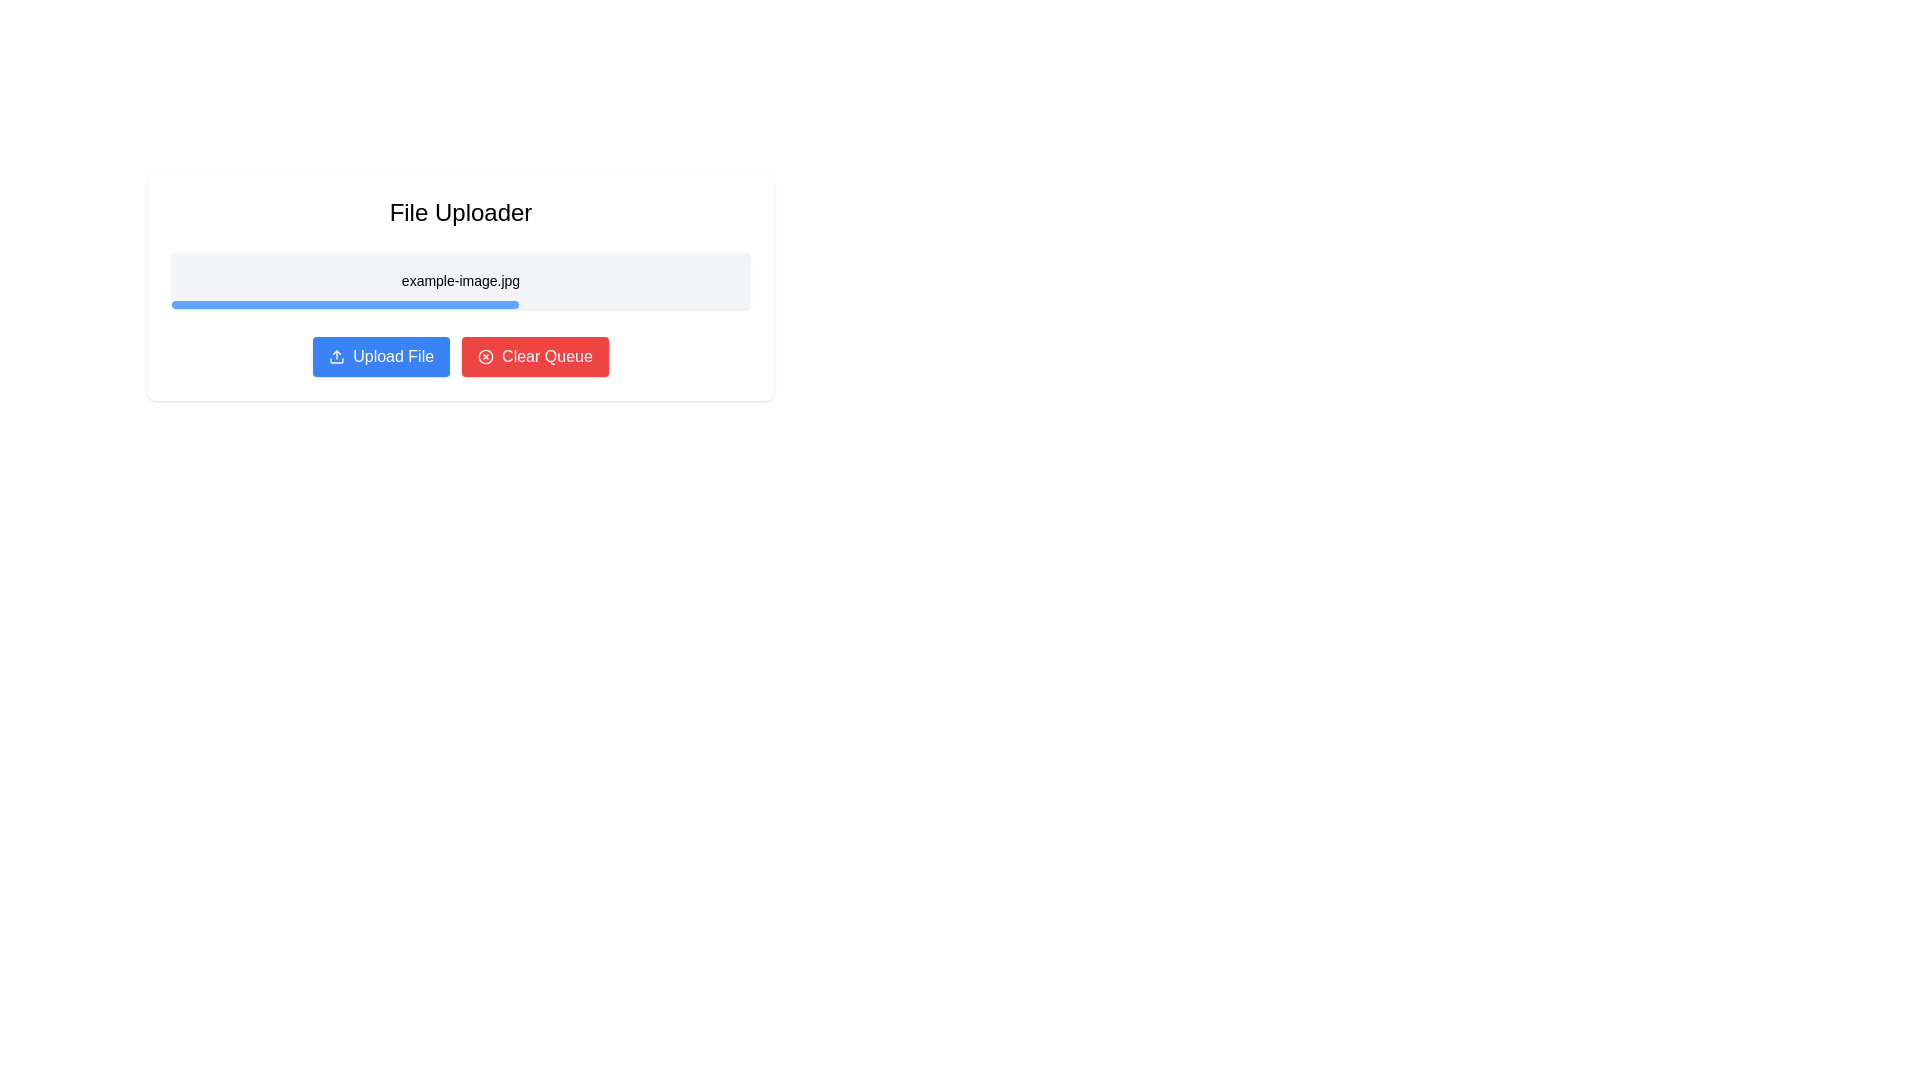 The image size is (1920, 1080). What do you see at coordinates (393, 356) in the screenshot?
I see `the blue button labeled 'Upload File' to receive potential interaction feedback` at bounding box center [393, 356].